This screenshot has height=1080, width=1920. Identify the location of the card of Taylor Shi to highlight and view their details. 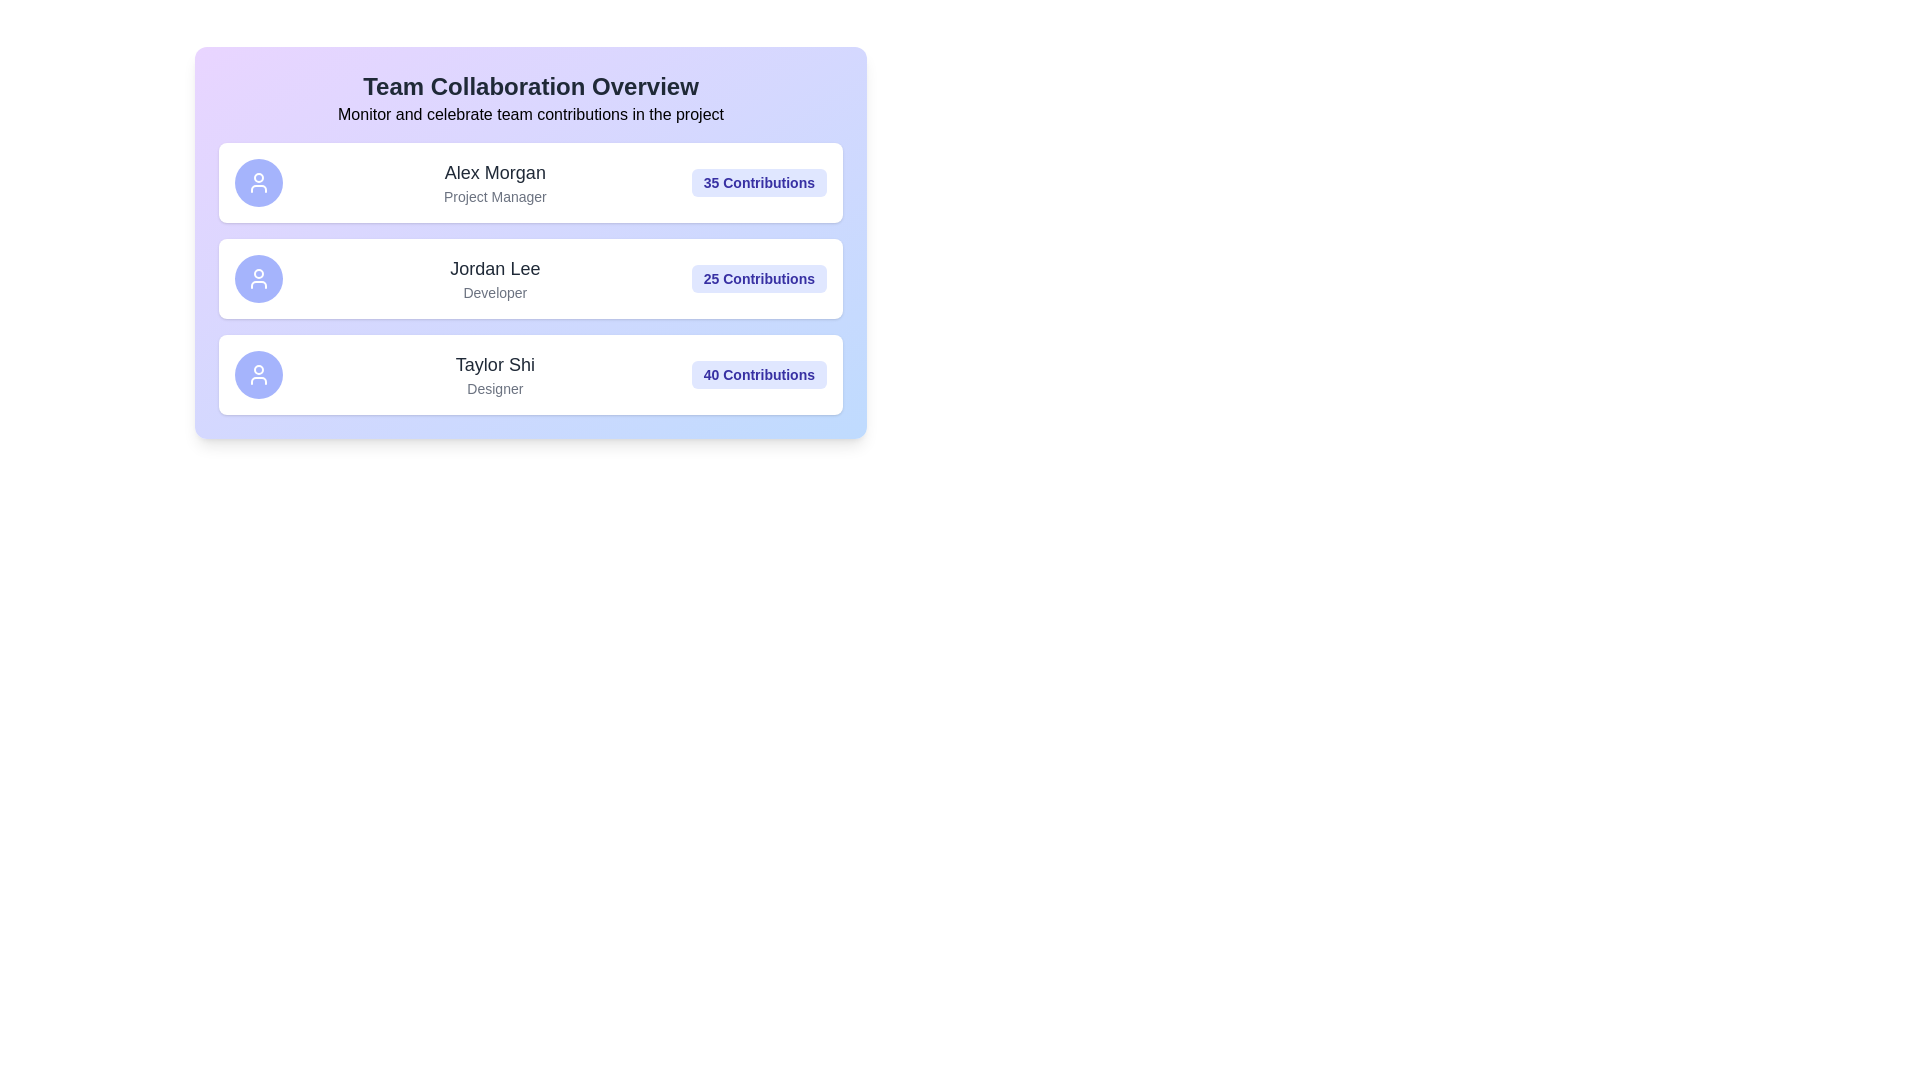
(531, 374).